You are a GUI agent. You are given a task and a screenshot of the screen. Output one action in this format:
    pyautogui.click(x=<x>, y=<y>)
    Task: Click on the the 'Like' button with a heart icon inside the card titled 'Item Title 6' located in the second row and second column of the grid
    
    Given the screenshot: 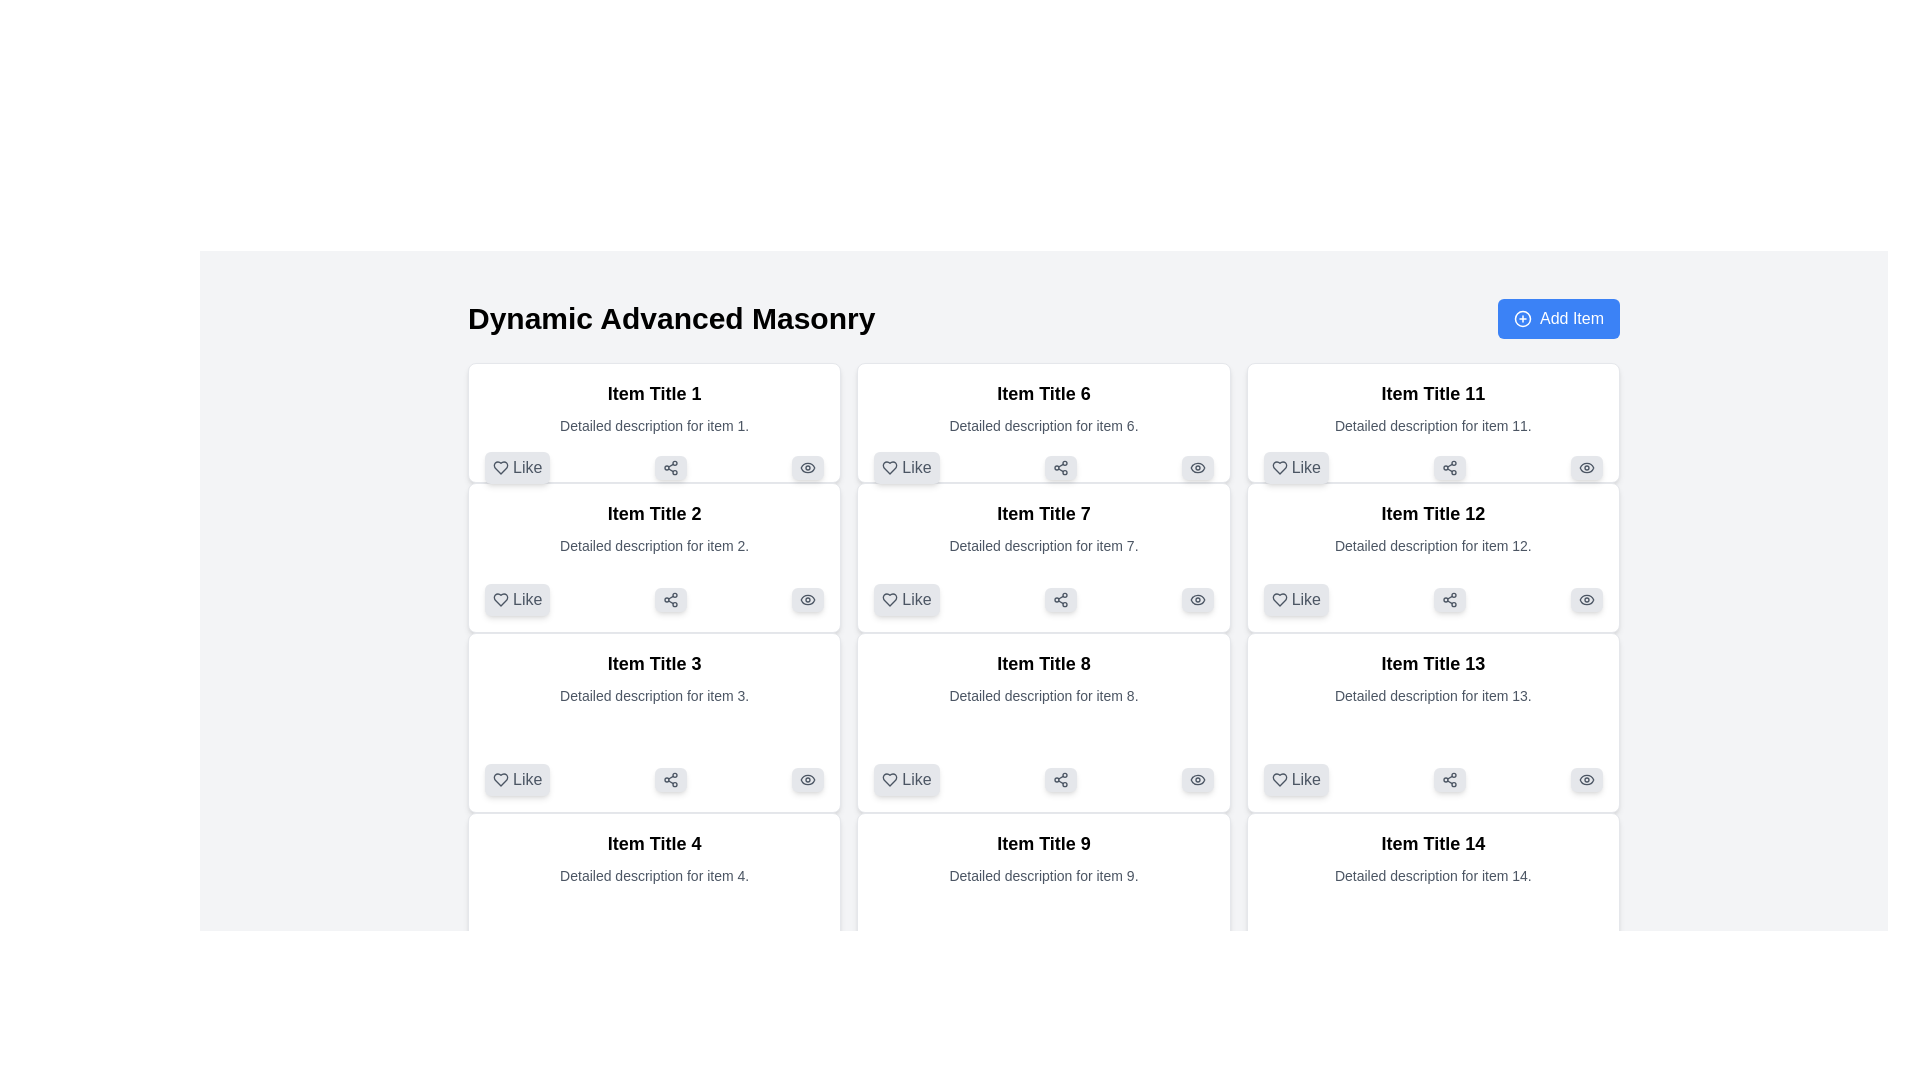 What is the action you would take?
    pyautogui.click(x=906, y=467)
    